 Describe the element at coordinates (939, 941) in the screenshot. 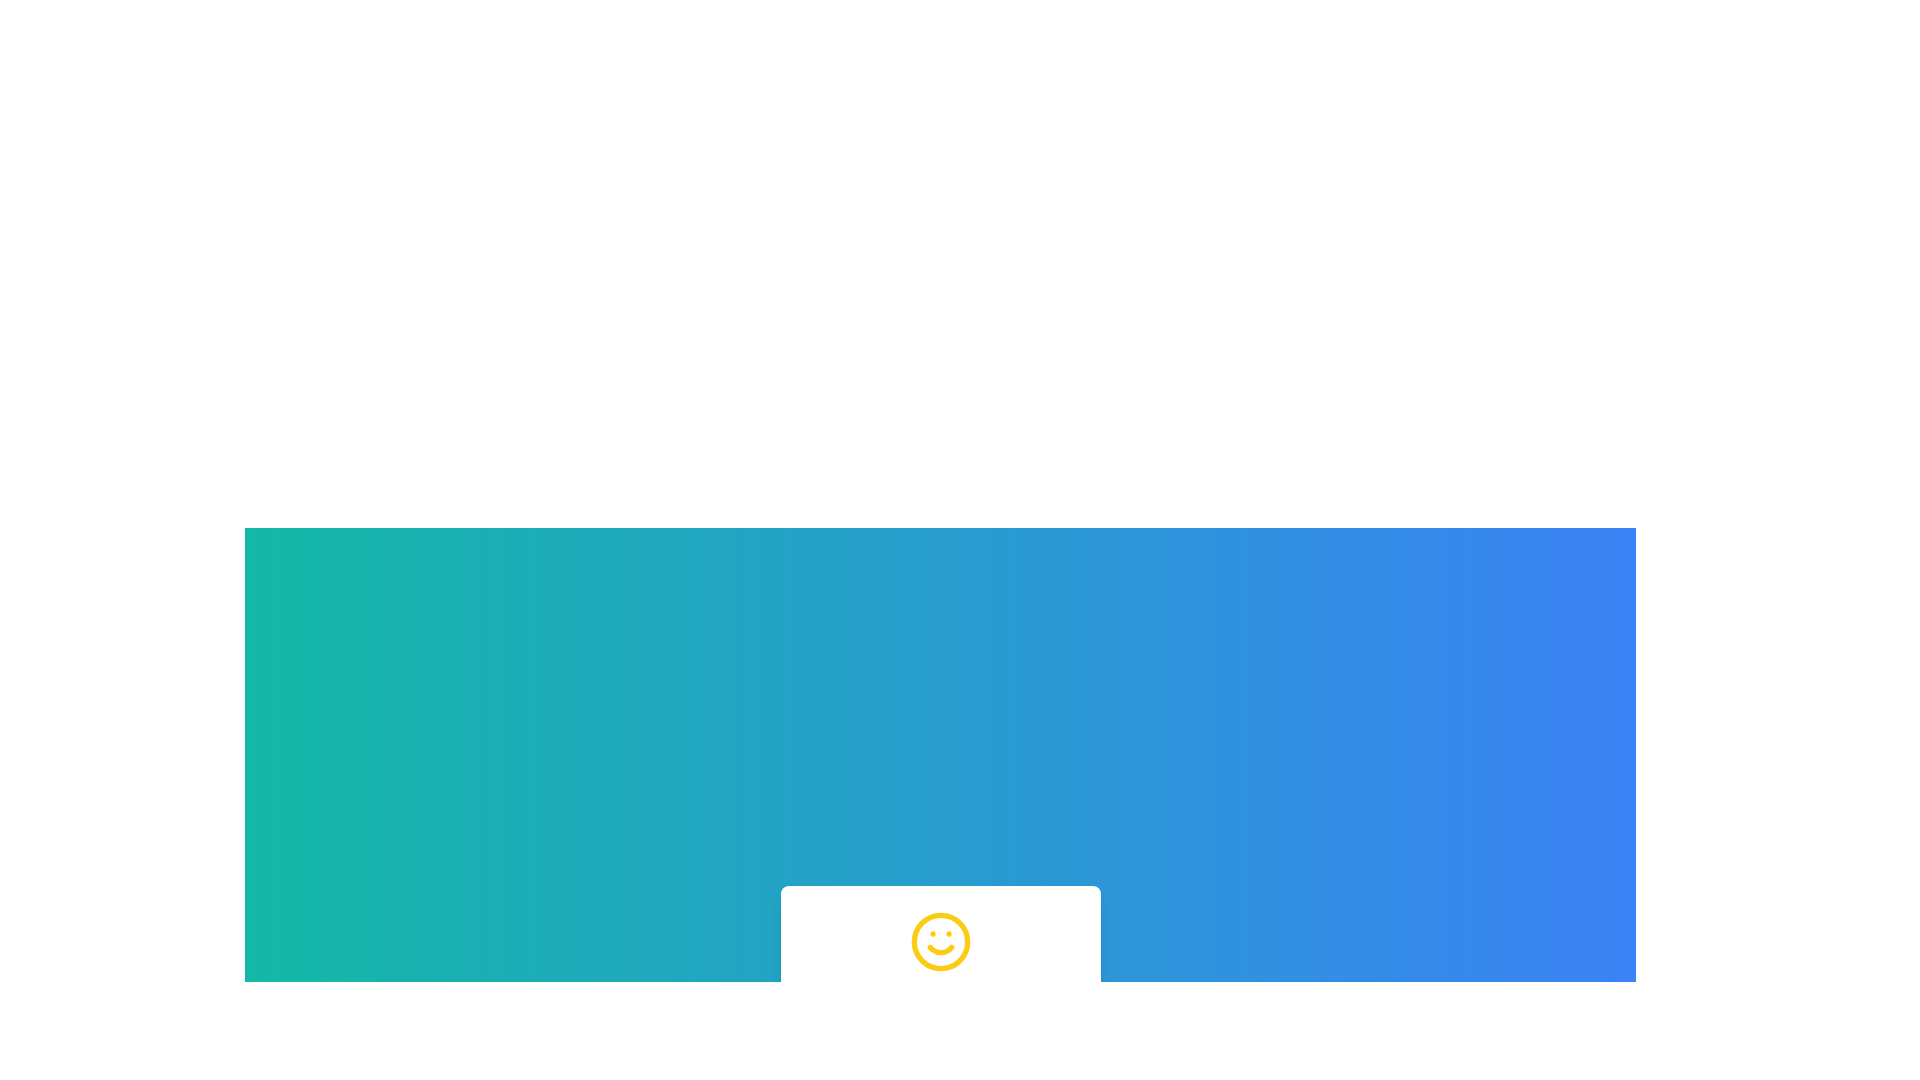

I see `the yellow smiling face icon, which is centrally located above the text 'It's Empty Here' and 'Create the first item to get started'` at that location.